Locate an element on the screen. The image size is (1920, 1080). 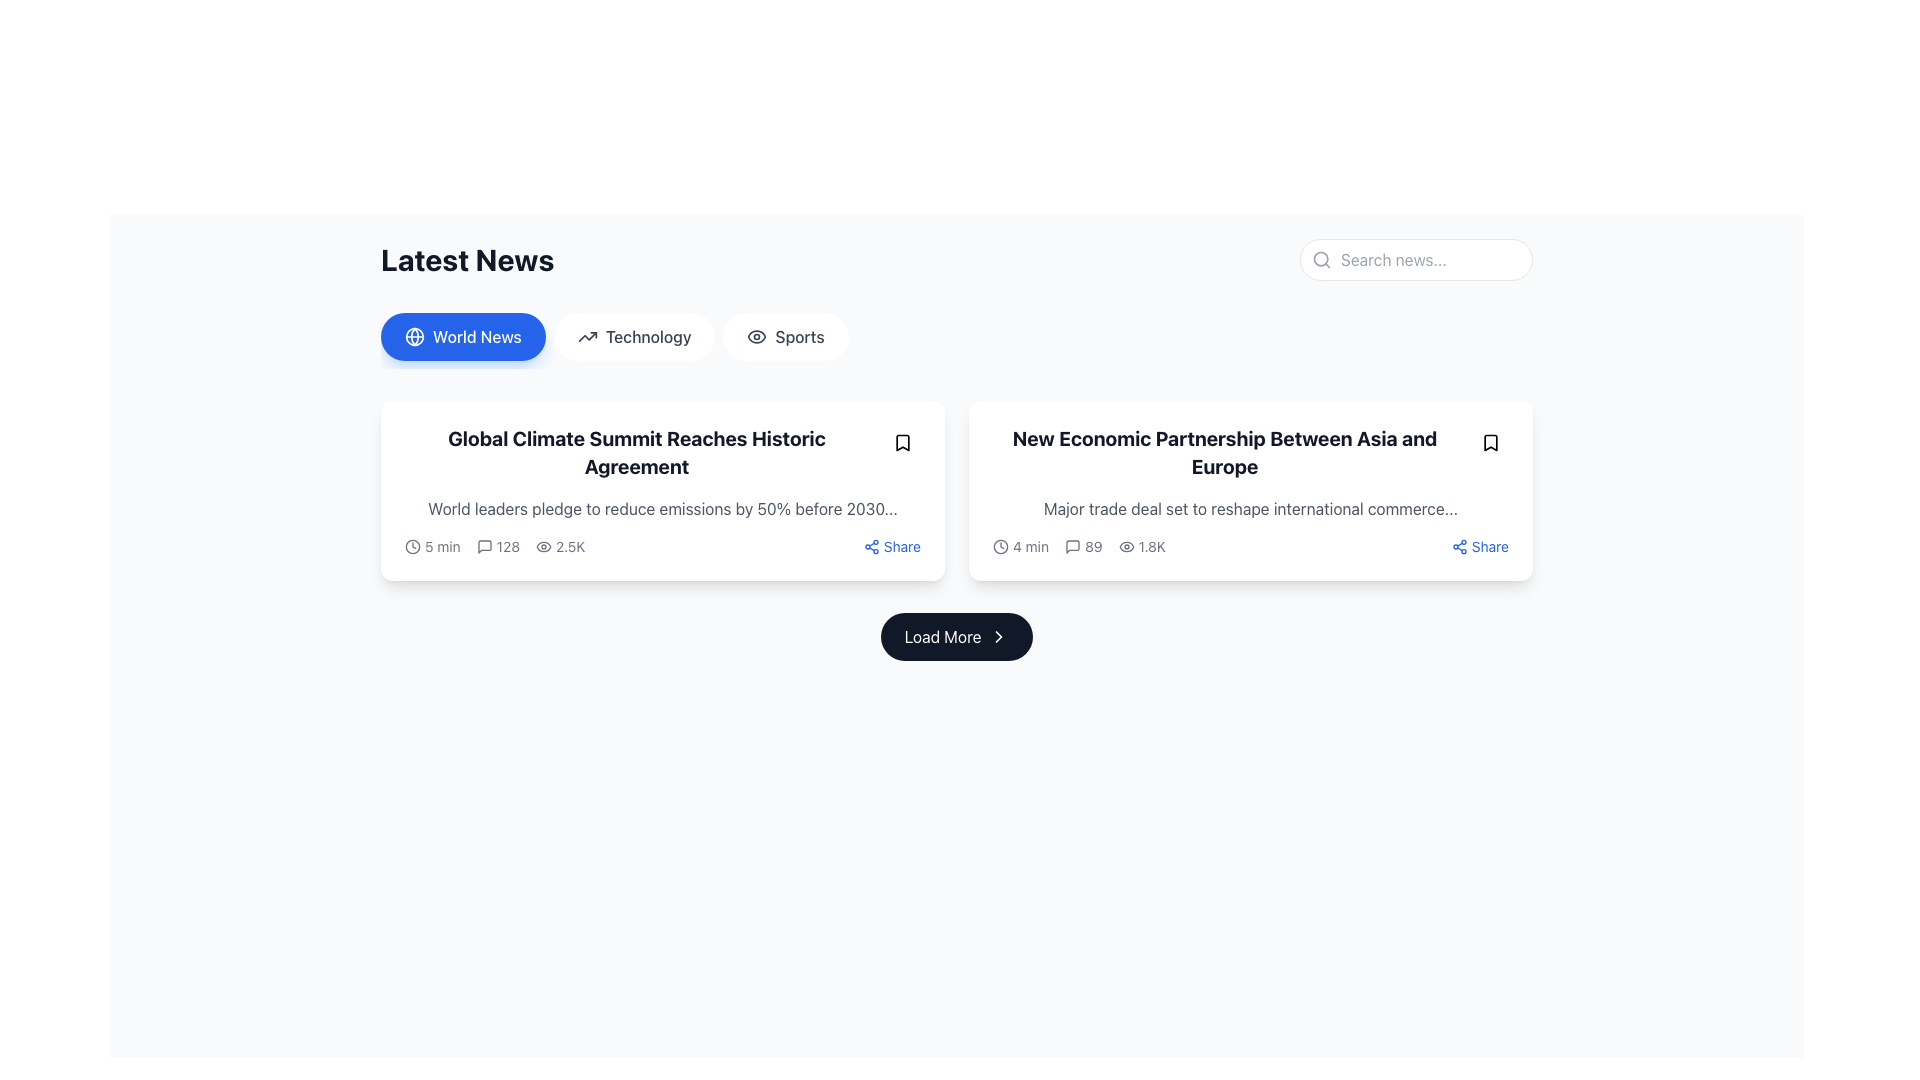
the visibility statistics icon located to the left of the '2.5K' text, indicating the number of views for an item is located at coordinates (544, 547).